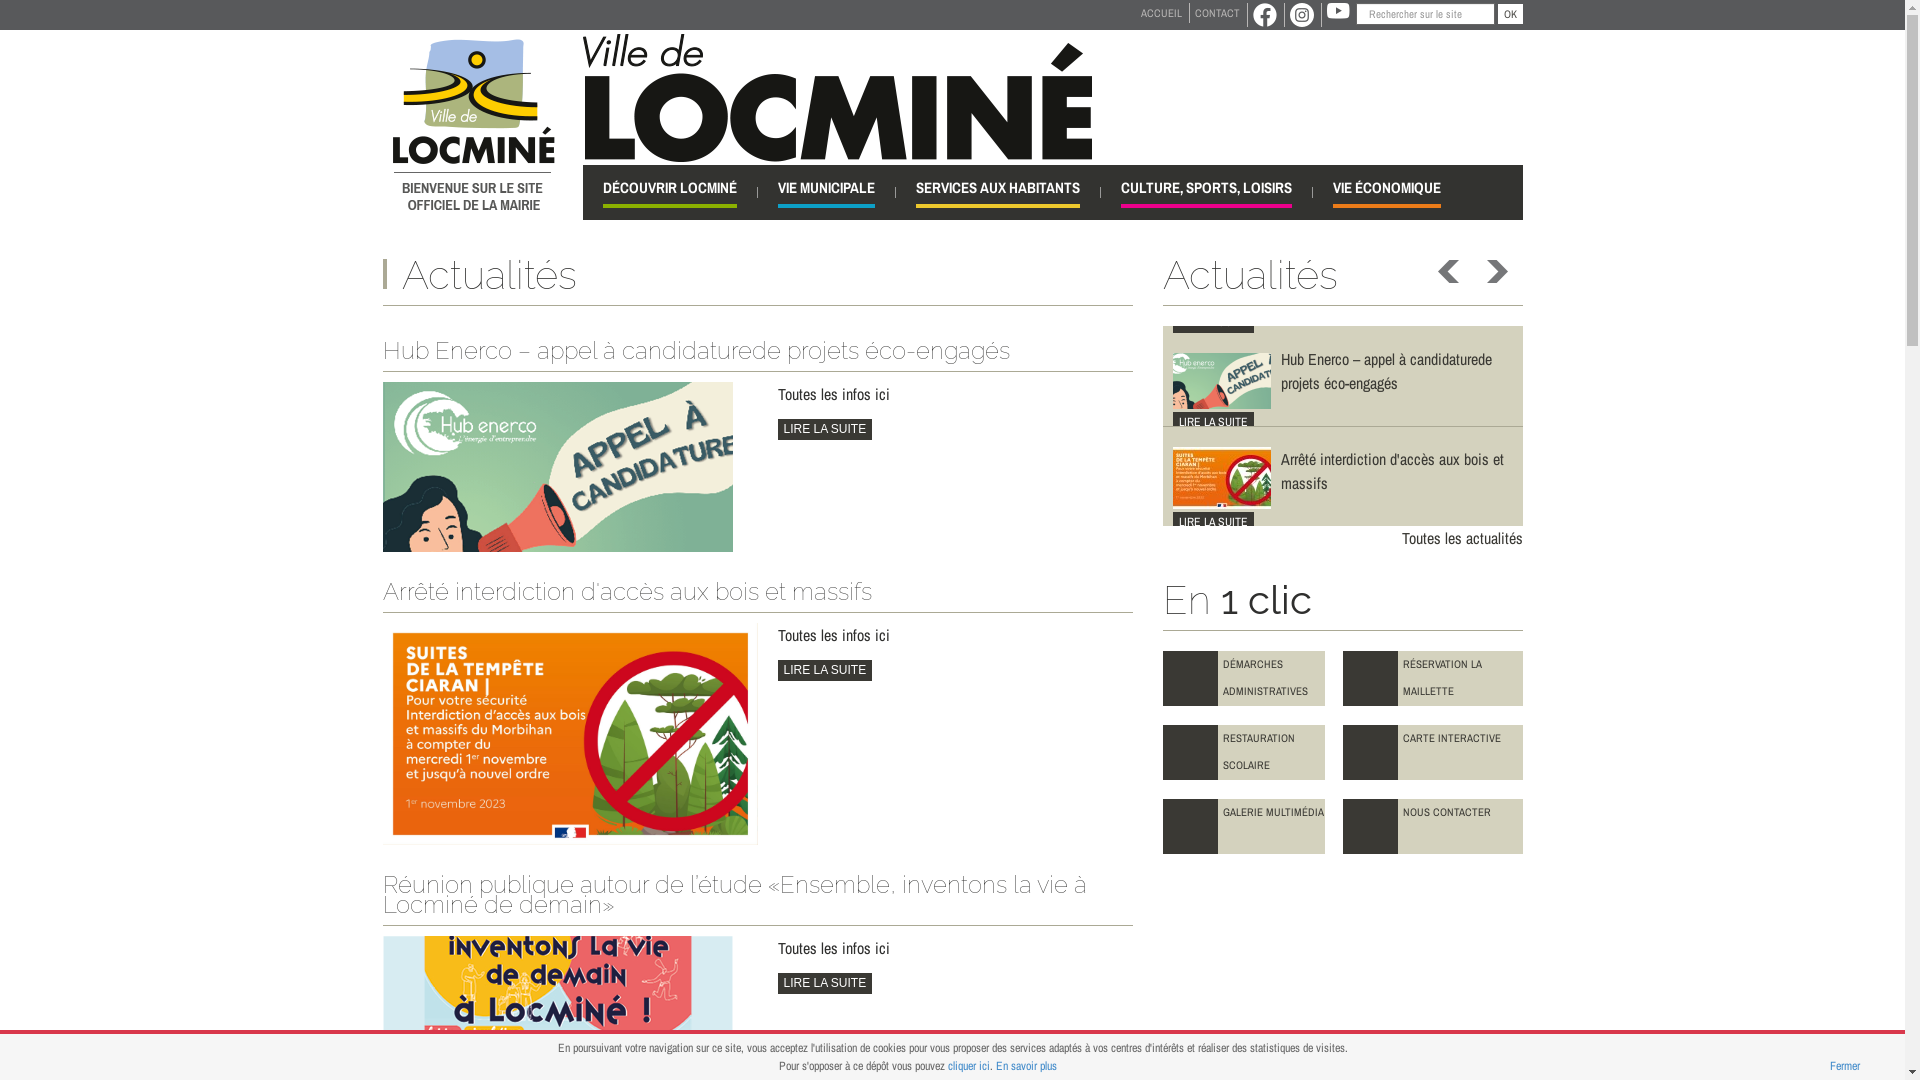  Describe the element at coordinates (1482, 272) in the screenshot. I see `'Next'` at that location.